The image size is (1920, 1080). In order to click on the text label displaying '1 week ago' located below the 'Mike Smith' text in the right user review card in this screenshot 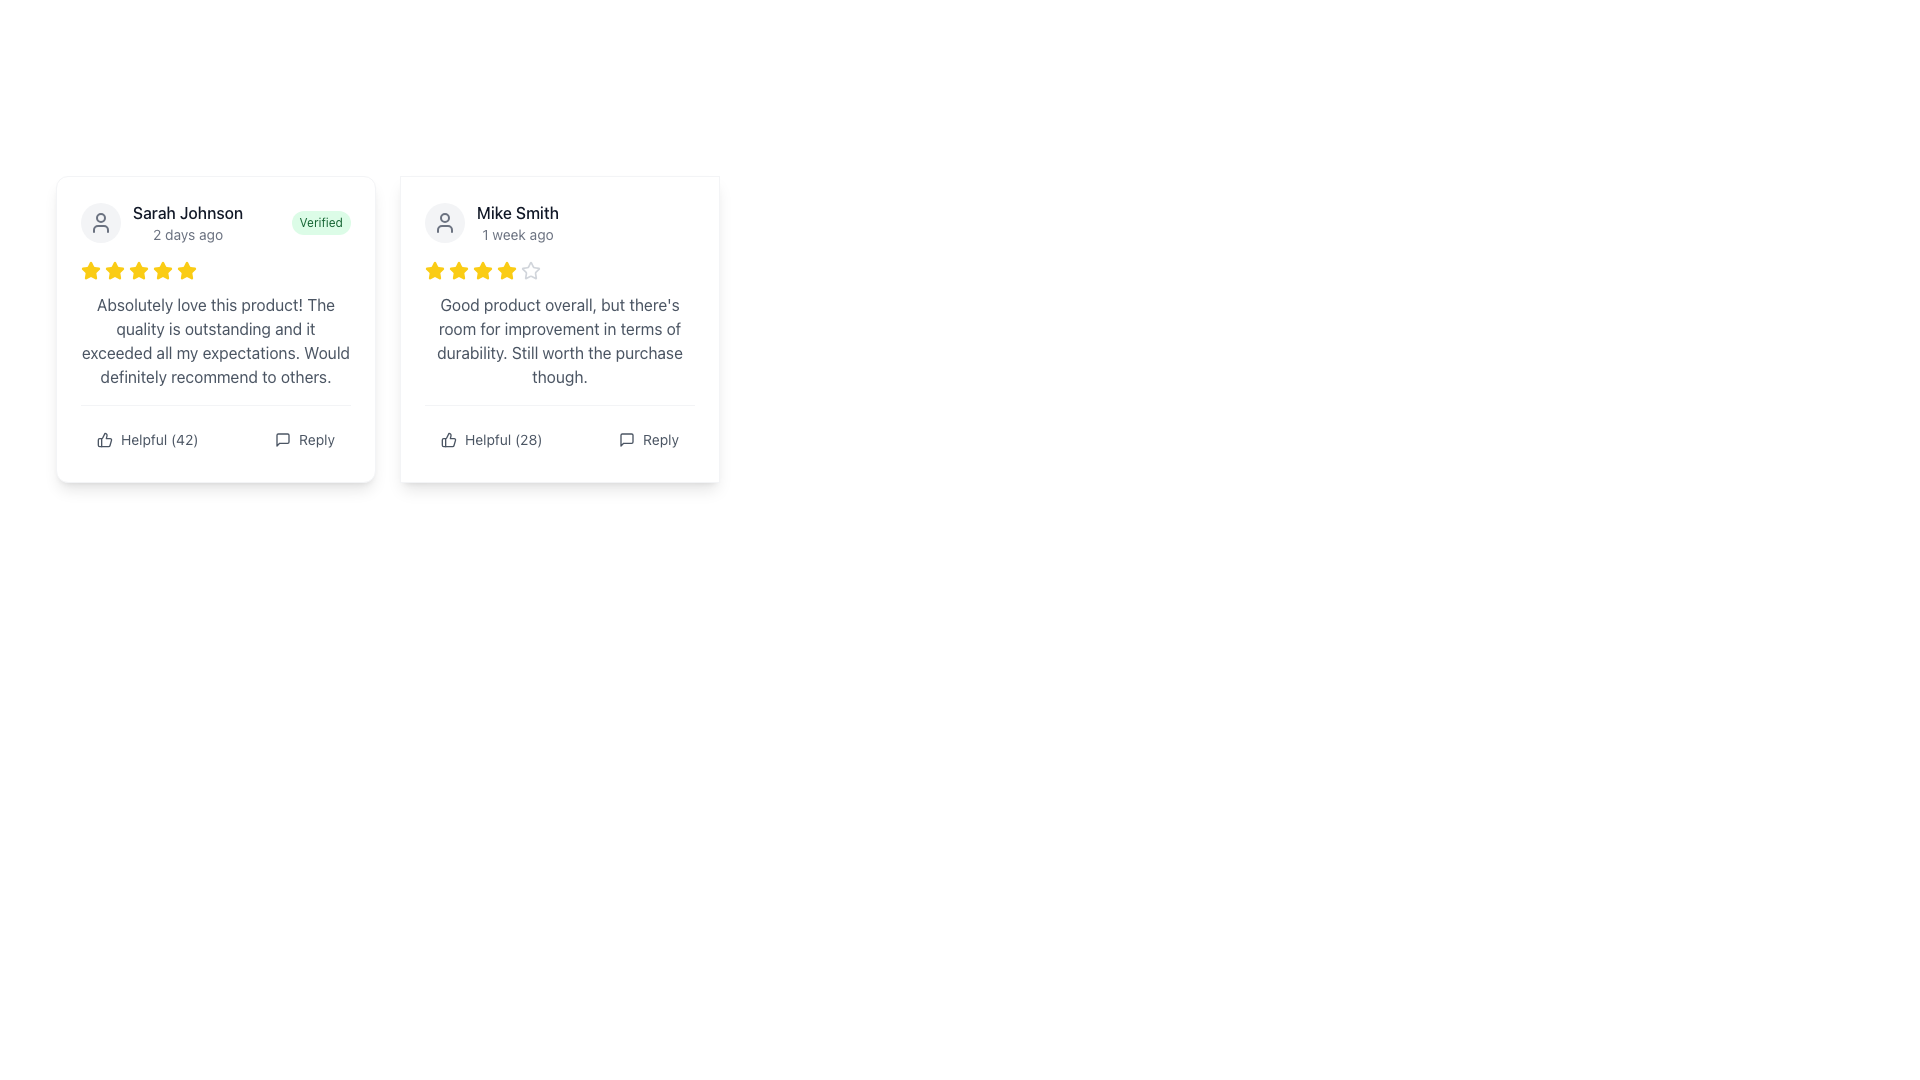, I will do `click(518, 234)`.